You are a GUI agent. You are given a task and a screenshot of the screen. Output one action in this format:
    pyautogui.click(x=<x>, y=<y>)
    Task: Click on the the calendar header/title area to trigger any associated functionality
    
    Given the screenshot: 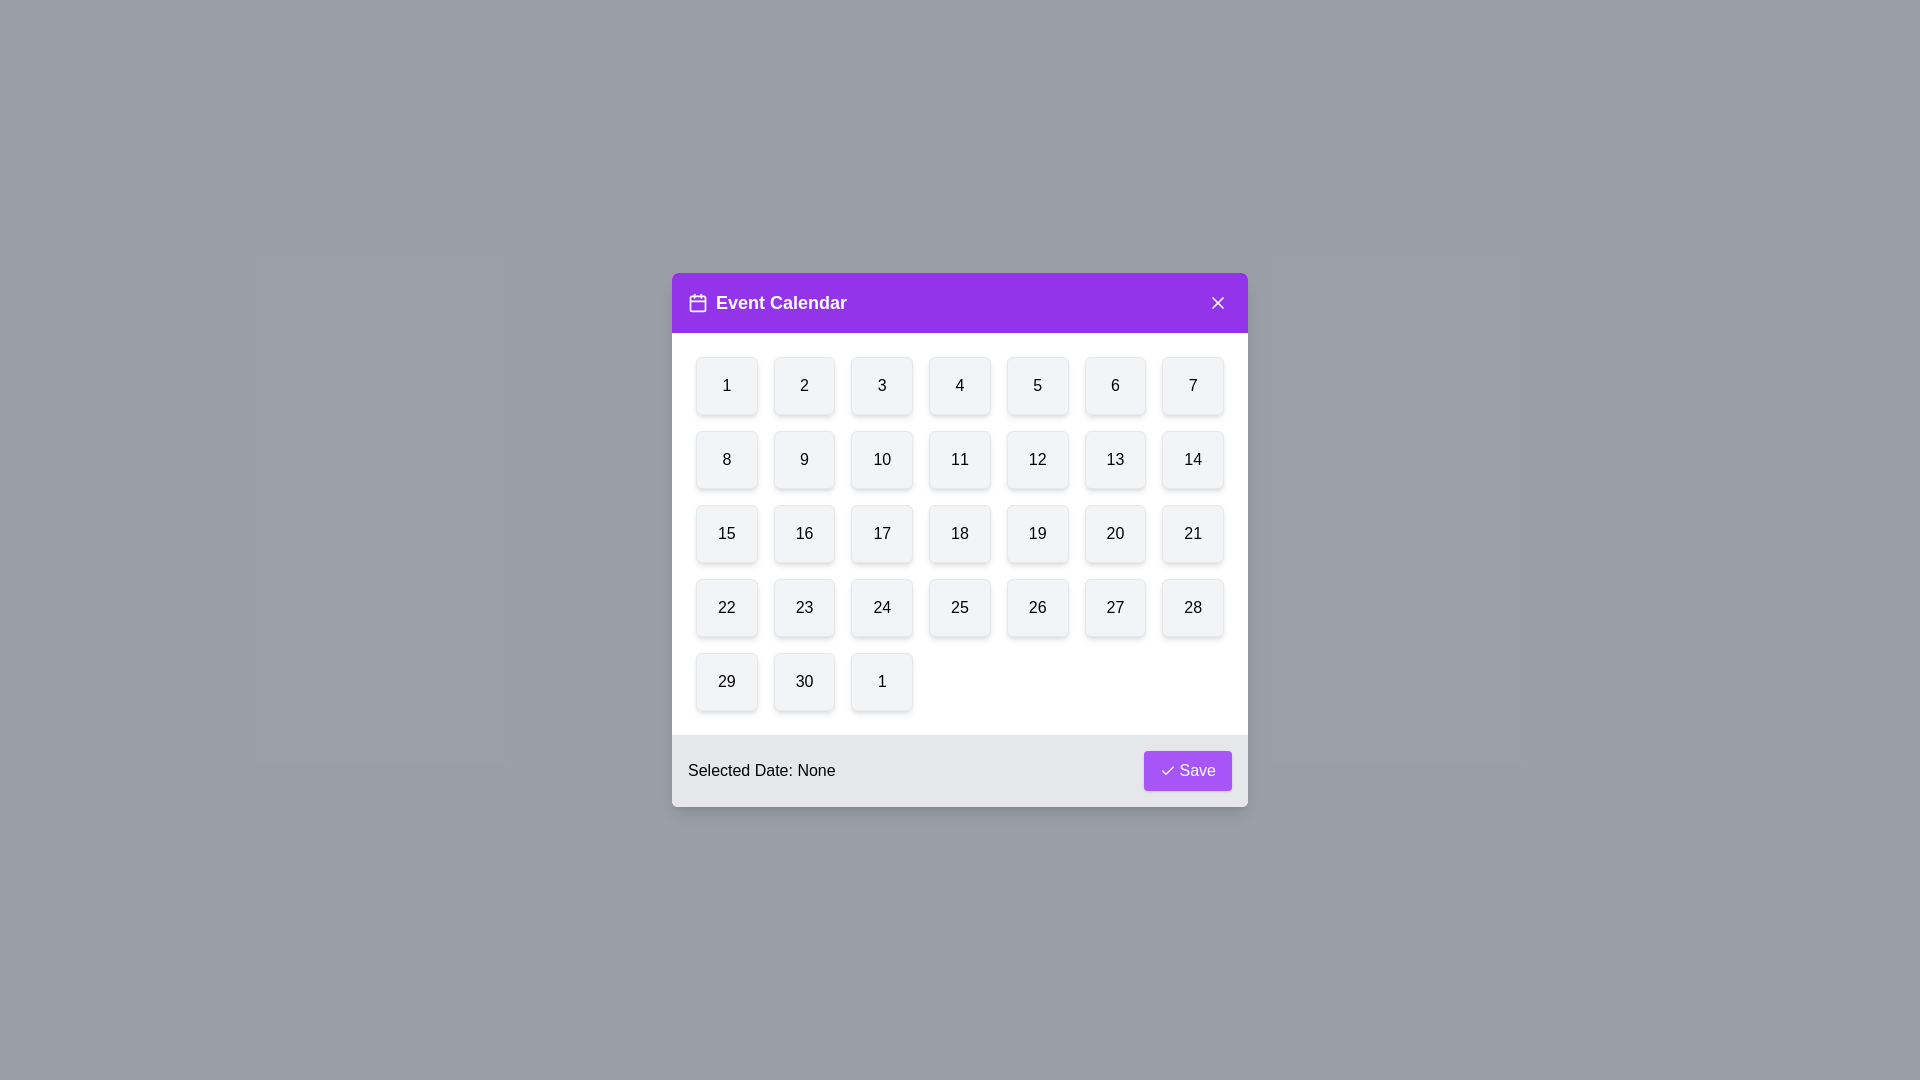 What is the action you would take?
    pyautogui.click(x=960, y=303)
    